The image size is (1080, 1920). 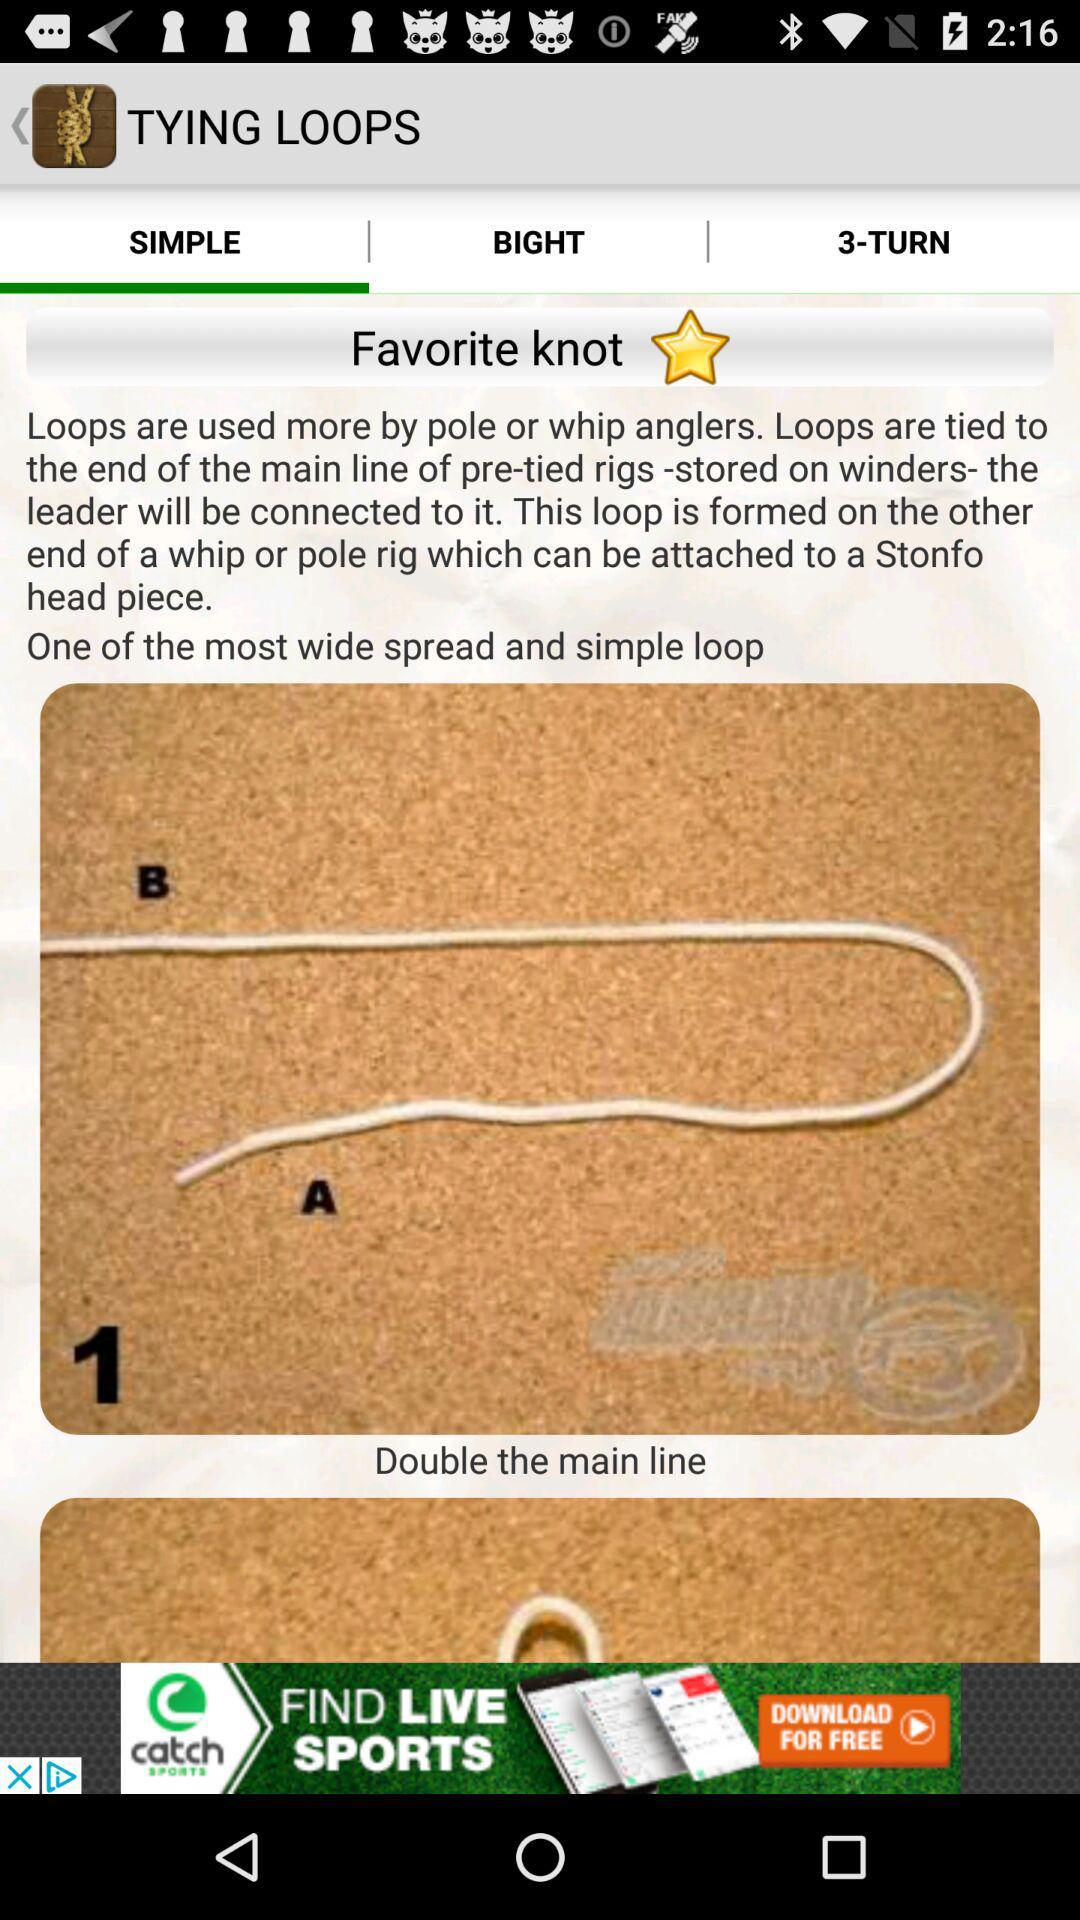 What do you see at coordinates (540, 1727) in the screenshot?
I see `open advertisement` at bounding box center [540, 1727].